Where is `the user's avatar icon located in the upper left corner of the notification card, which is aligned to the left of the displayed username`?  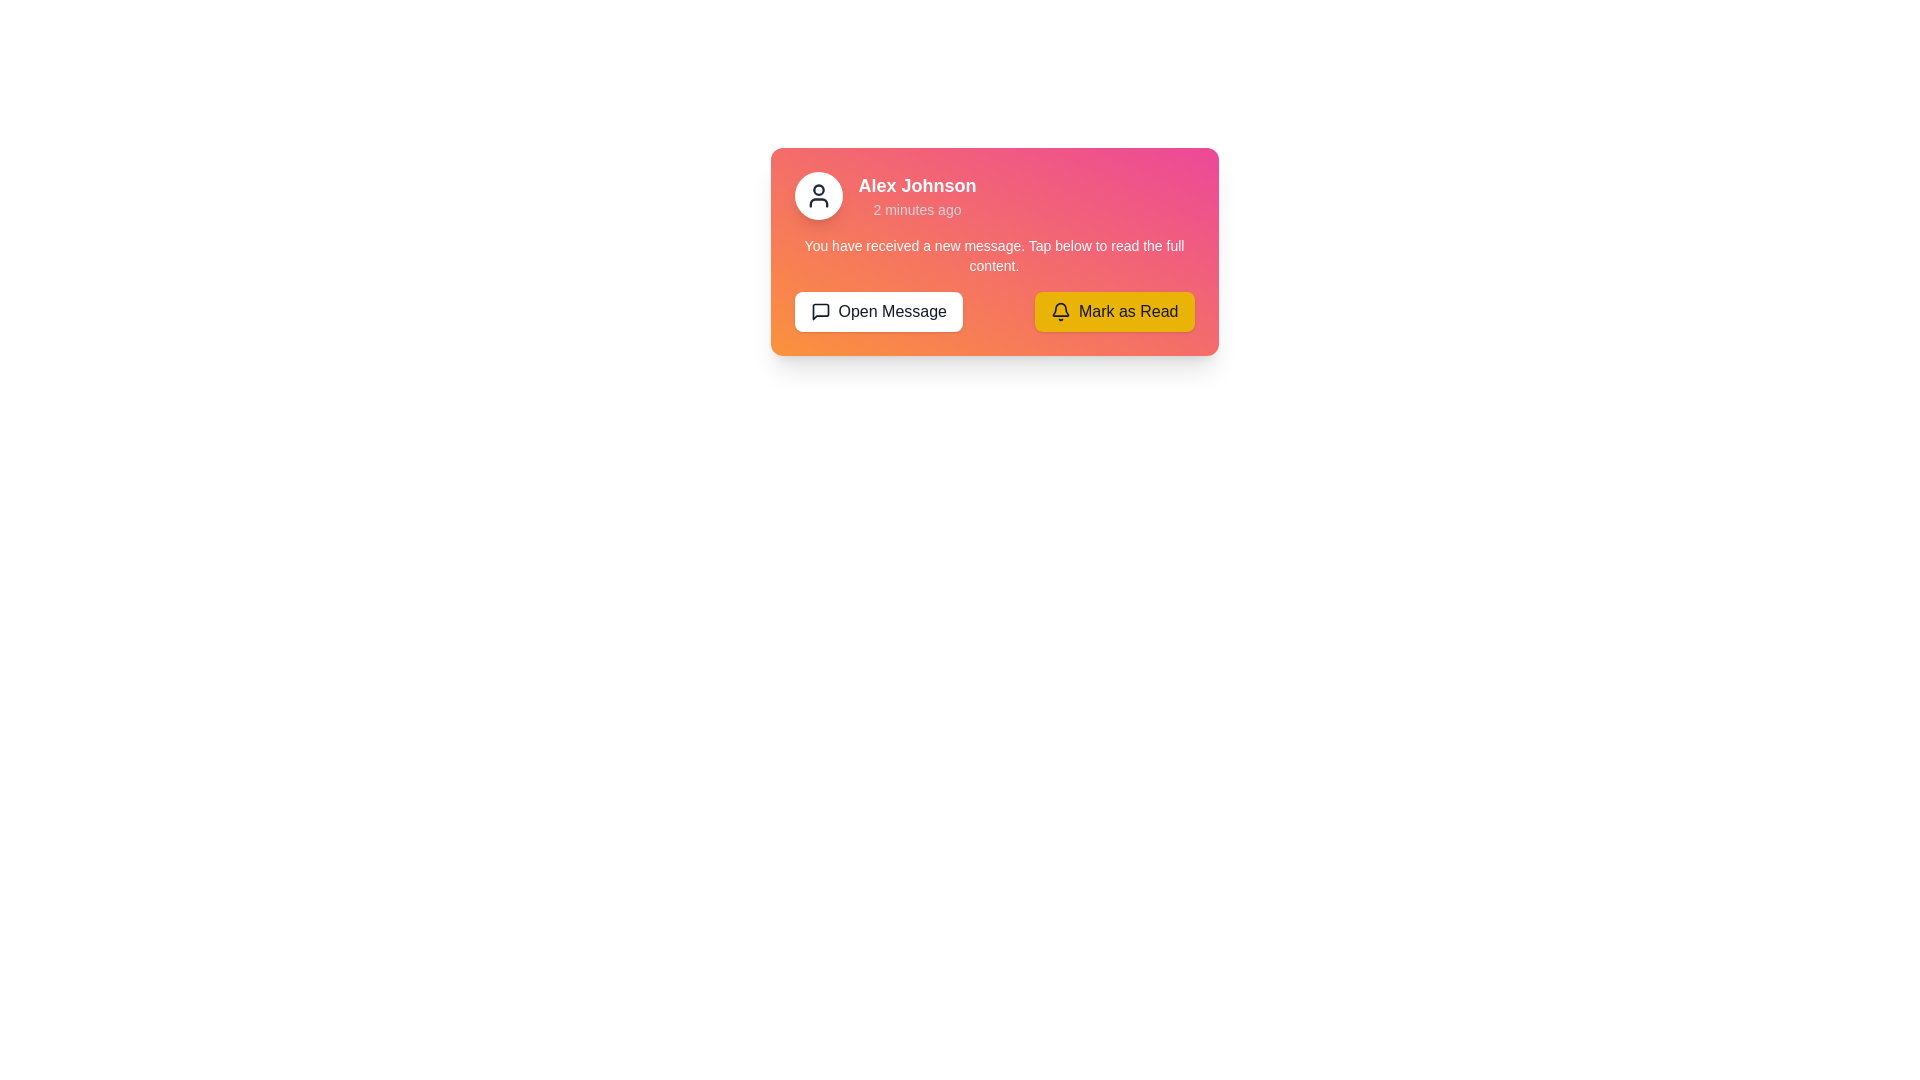 the user's avatar icon located in the upper left corner of the notification card, which is aligned to the left of the displayed username is located at coordinates (818, 196).